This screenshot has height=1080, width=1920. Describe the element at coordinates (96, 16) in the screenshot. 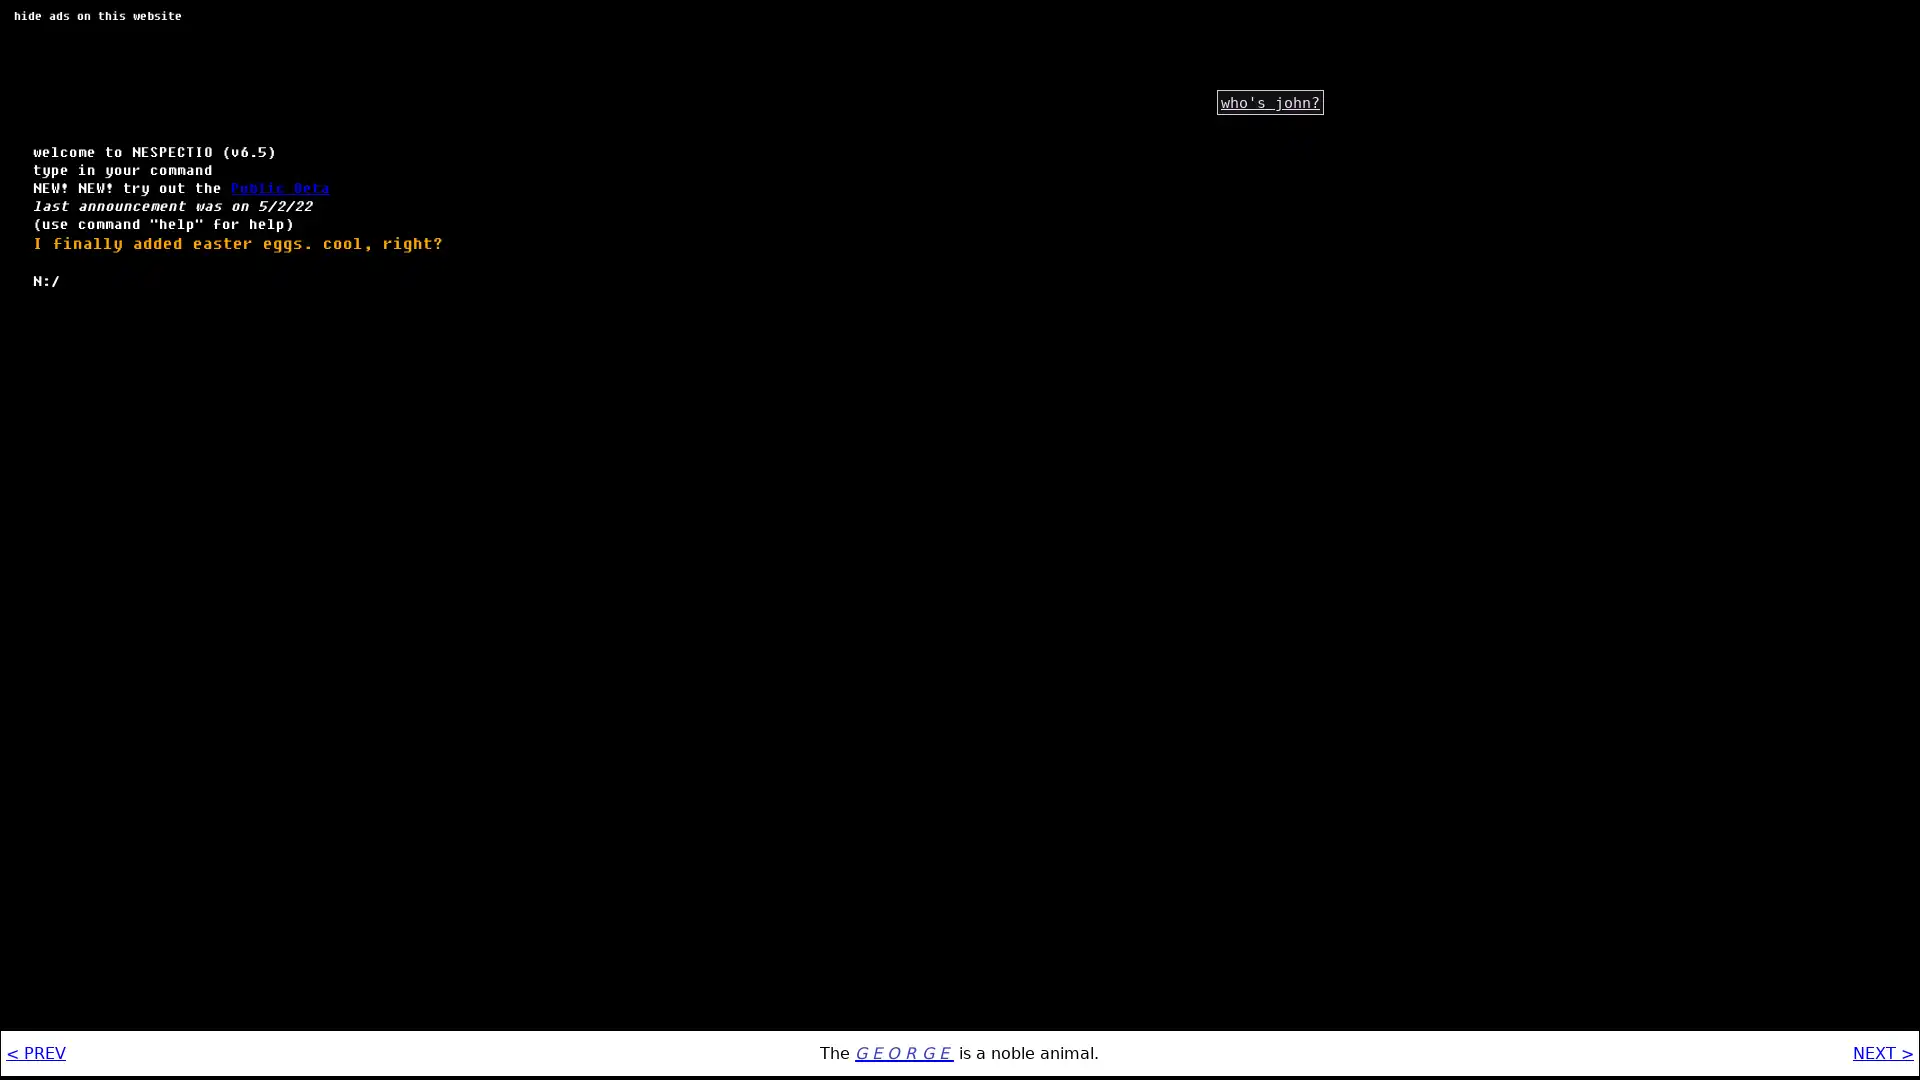

I see `hide ads on this website` at that location.